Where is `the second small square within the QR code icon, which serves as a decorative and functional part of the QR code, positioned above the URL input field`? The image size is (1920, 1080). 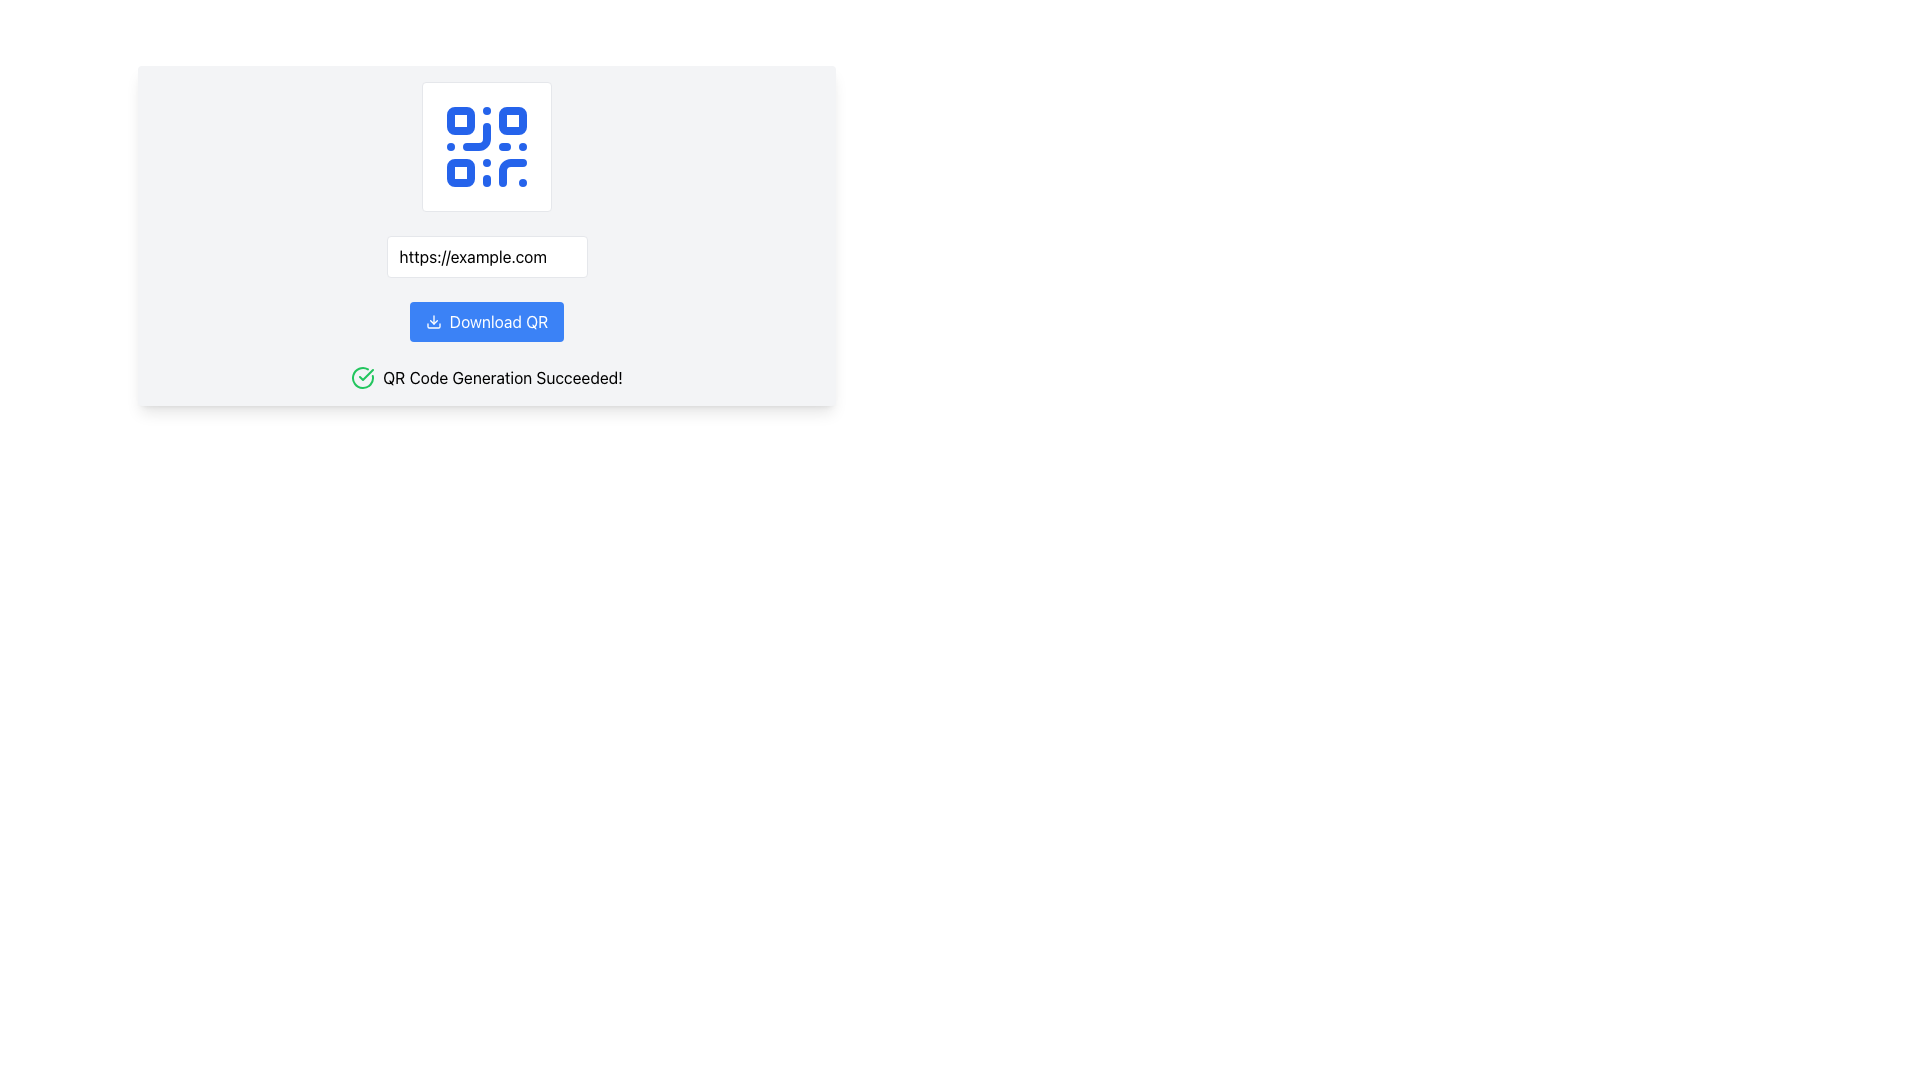 the second small square within the QR code icon, which serves as a decorative and functional part of the QR code, positioned above the URL input field is located at coordinates (513, 120).